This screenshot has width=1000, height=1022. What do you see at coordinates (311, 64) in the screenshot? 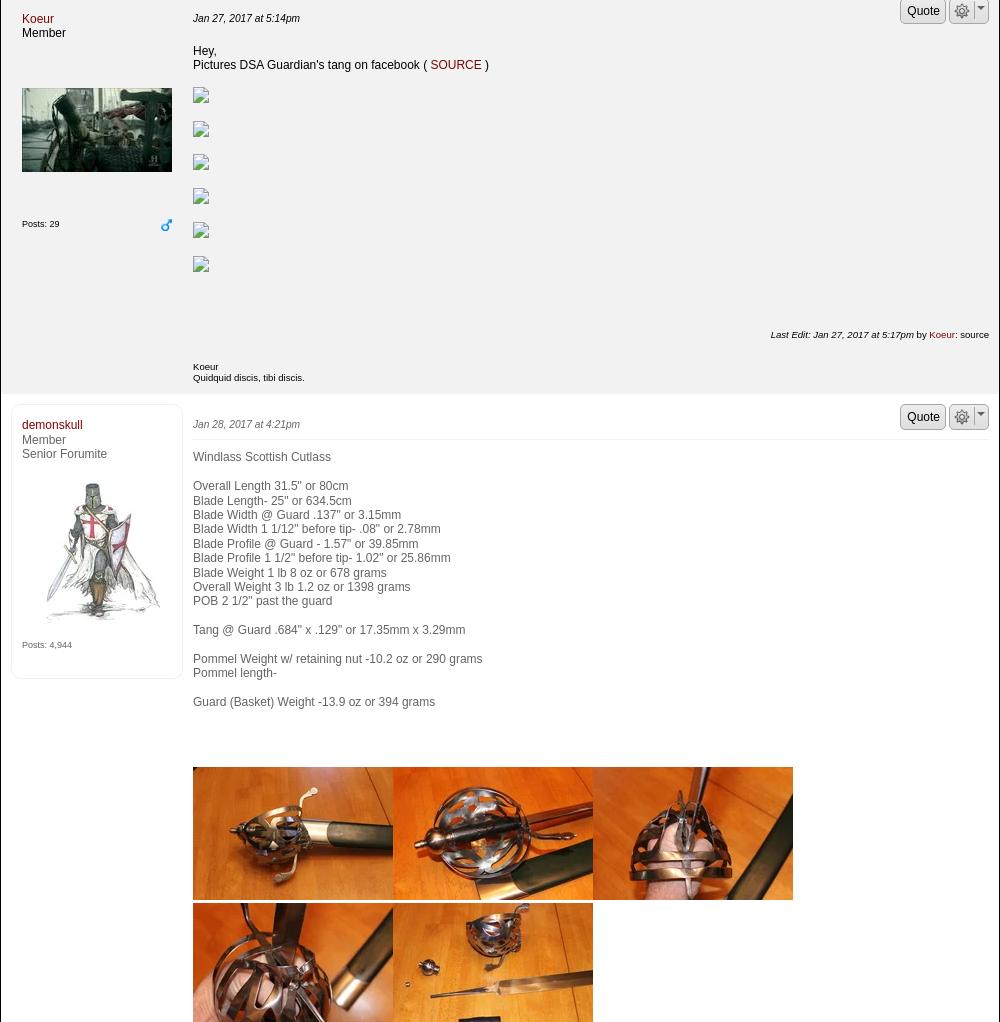
I see `'Pictures DSA Guardian's tang on facebook ('` at bounding box center [311, 64].